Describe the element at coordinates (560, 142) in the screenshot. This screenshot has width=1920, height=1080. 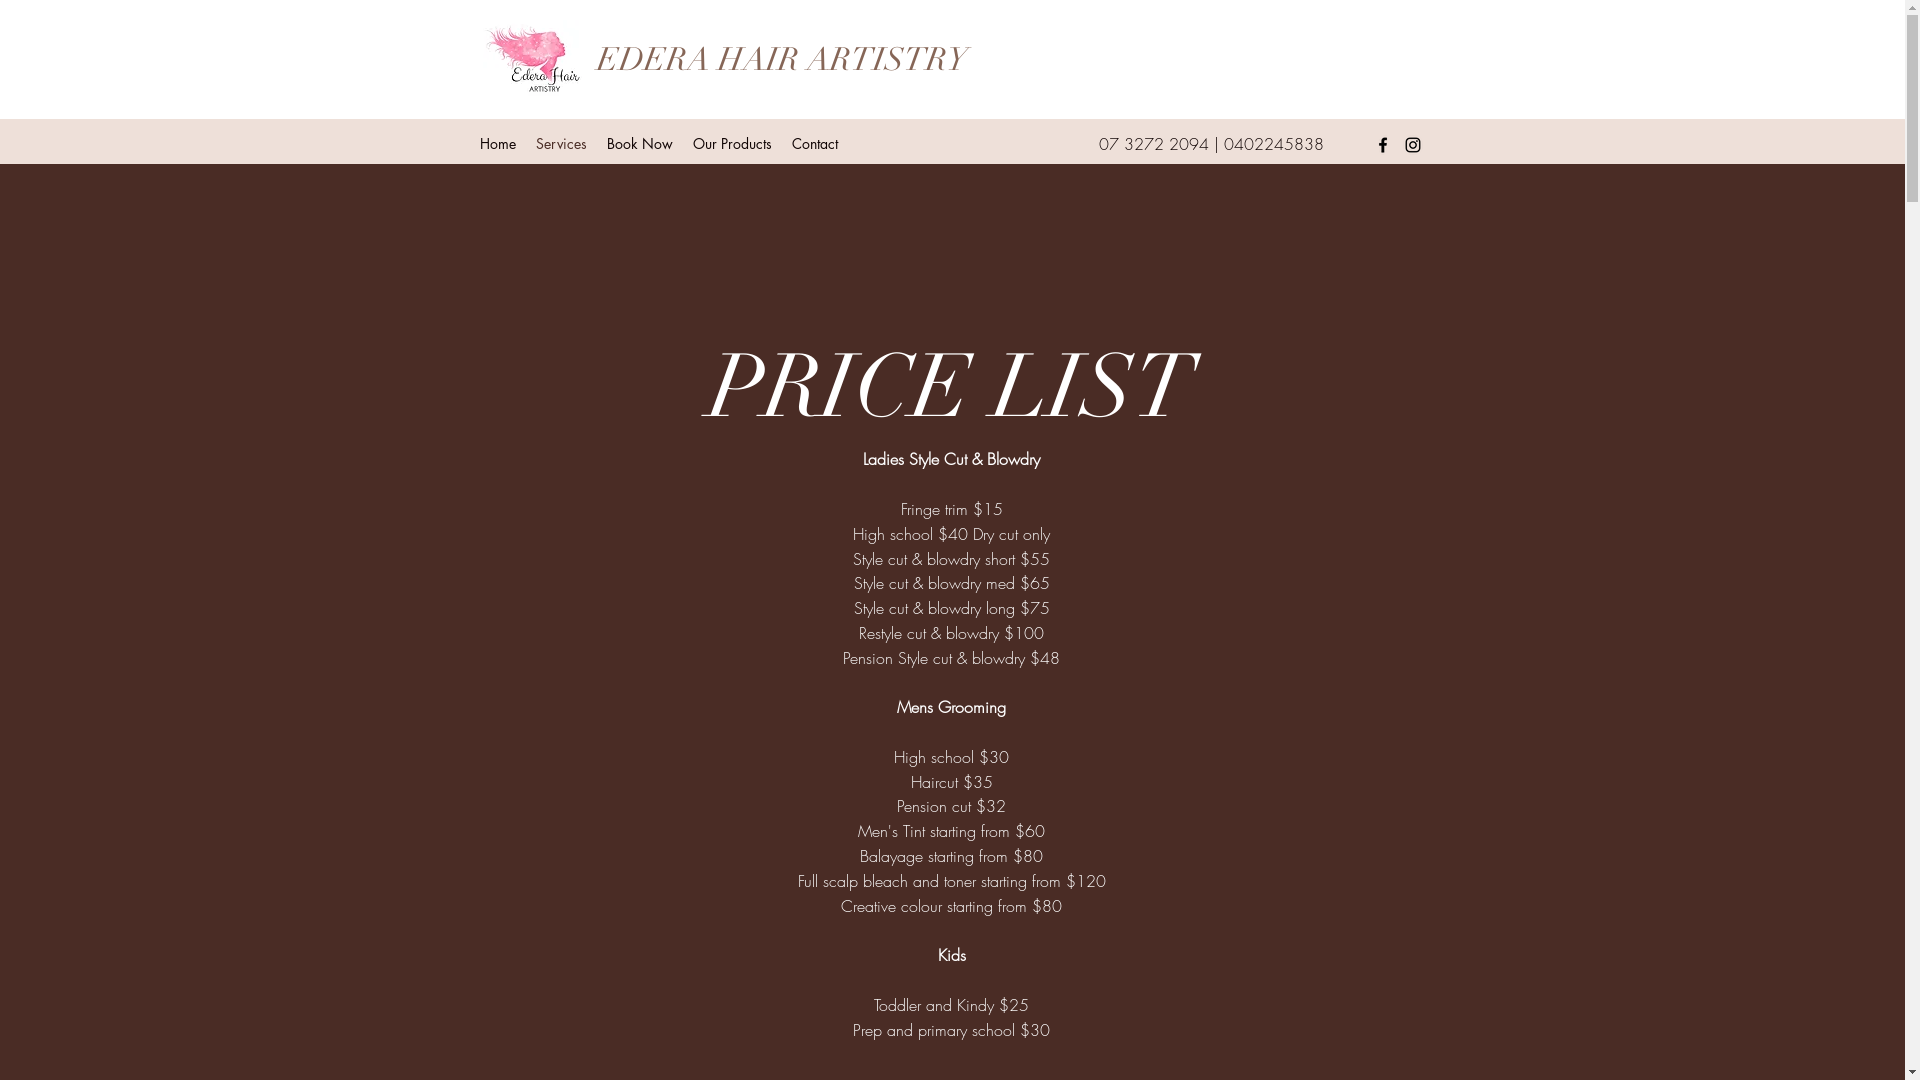
I see `'Services'` at that location.